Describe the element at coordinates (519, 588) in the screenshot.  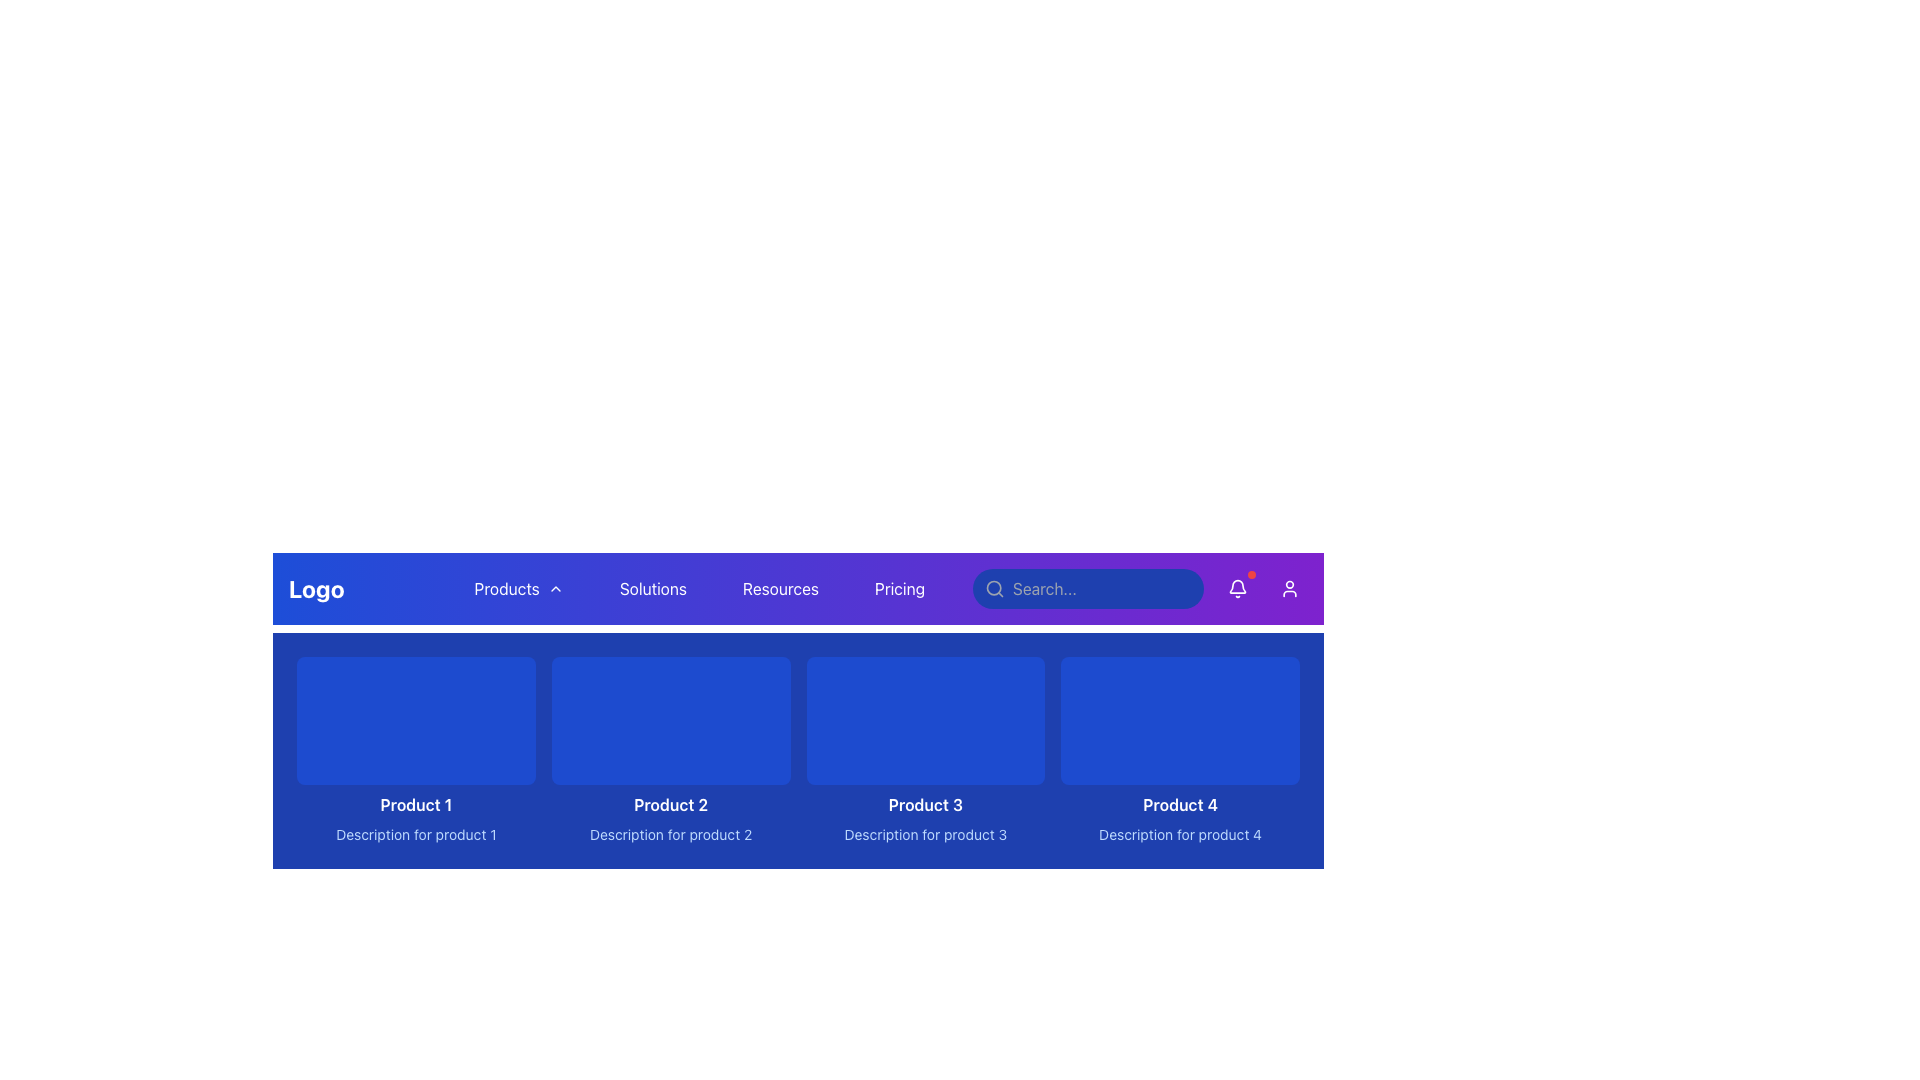
I see `the 'Products' dropdown menu trigger, which is styled with white text on a blue background and includes a chevron pointing downwards` at that location.